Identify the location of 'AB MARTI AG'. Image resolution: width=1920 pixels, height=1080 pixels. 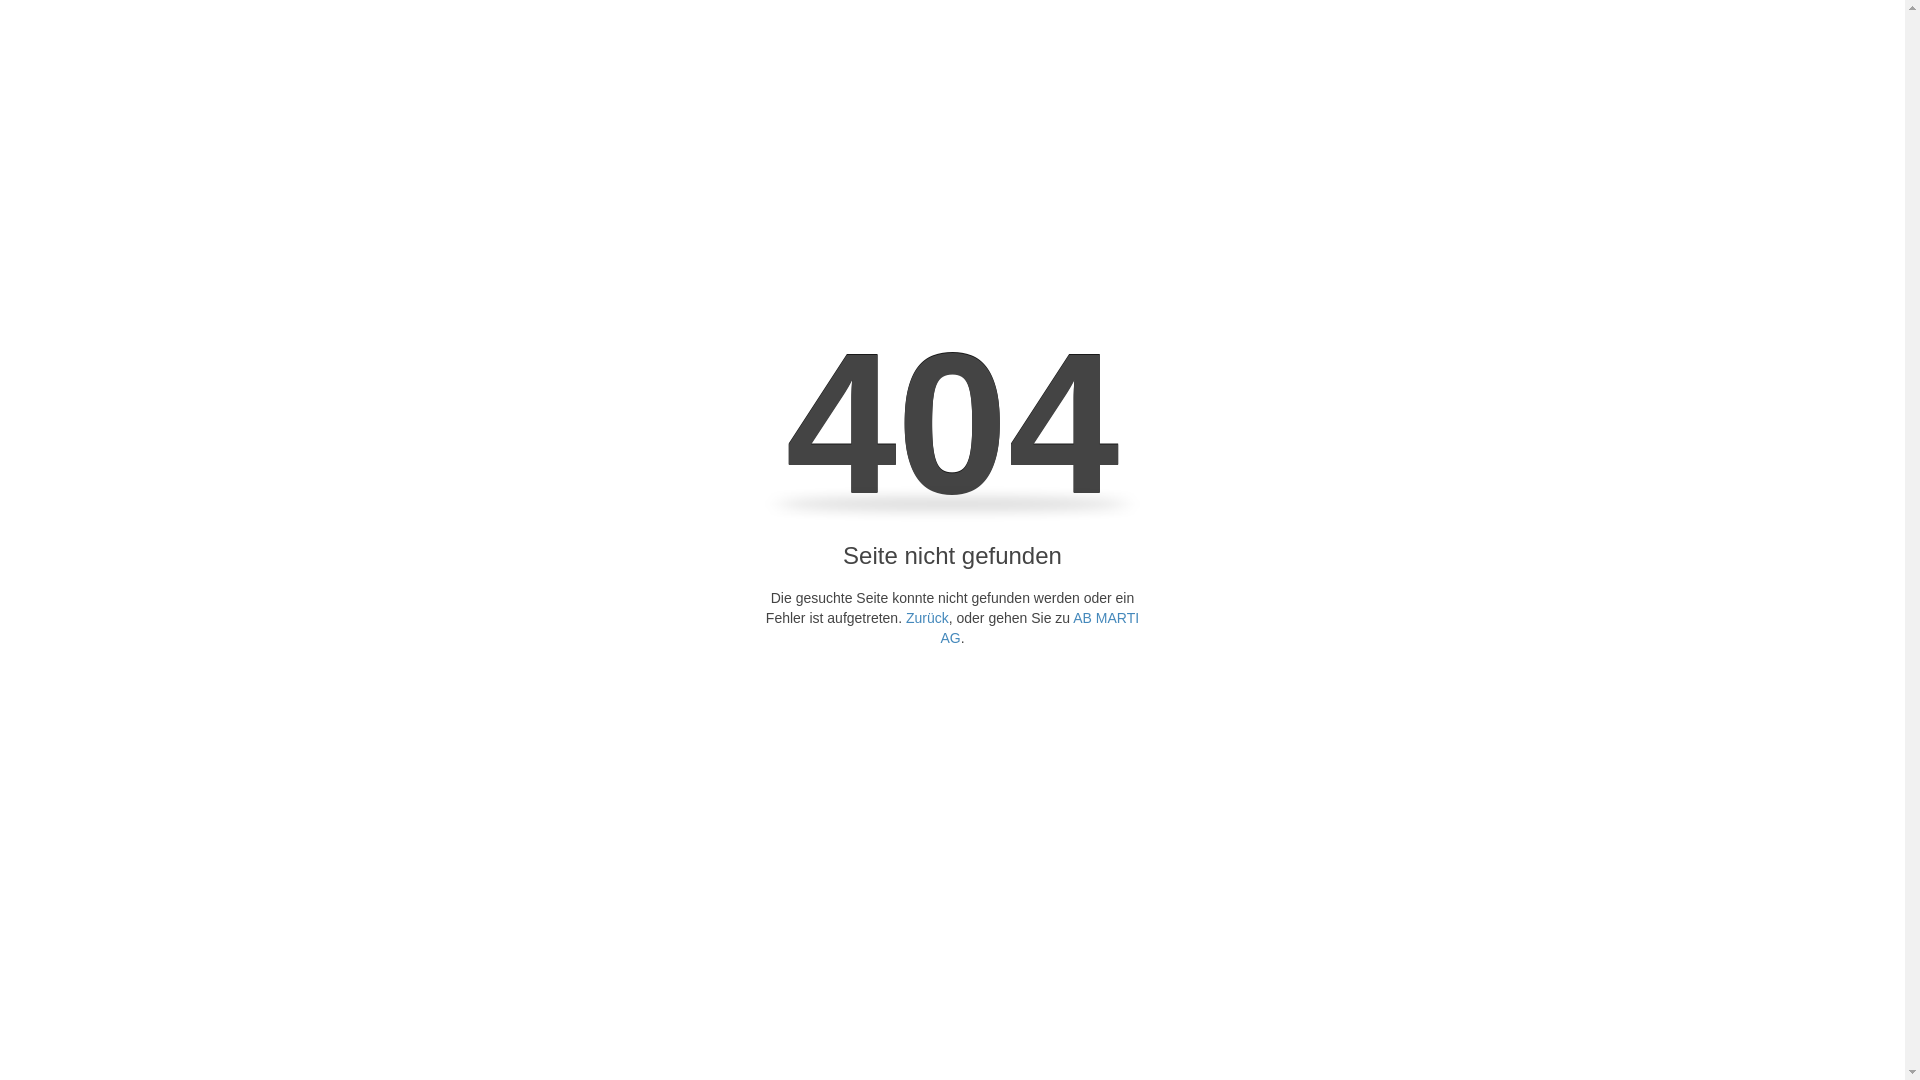
(1039, 627).